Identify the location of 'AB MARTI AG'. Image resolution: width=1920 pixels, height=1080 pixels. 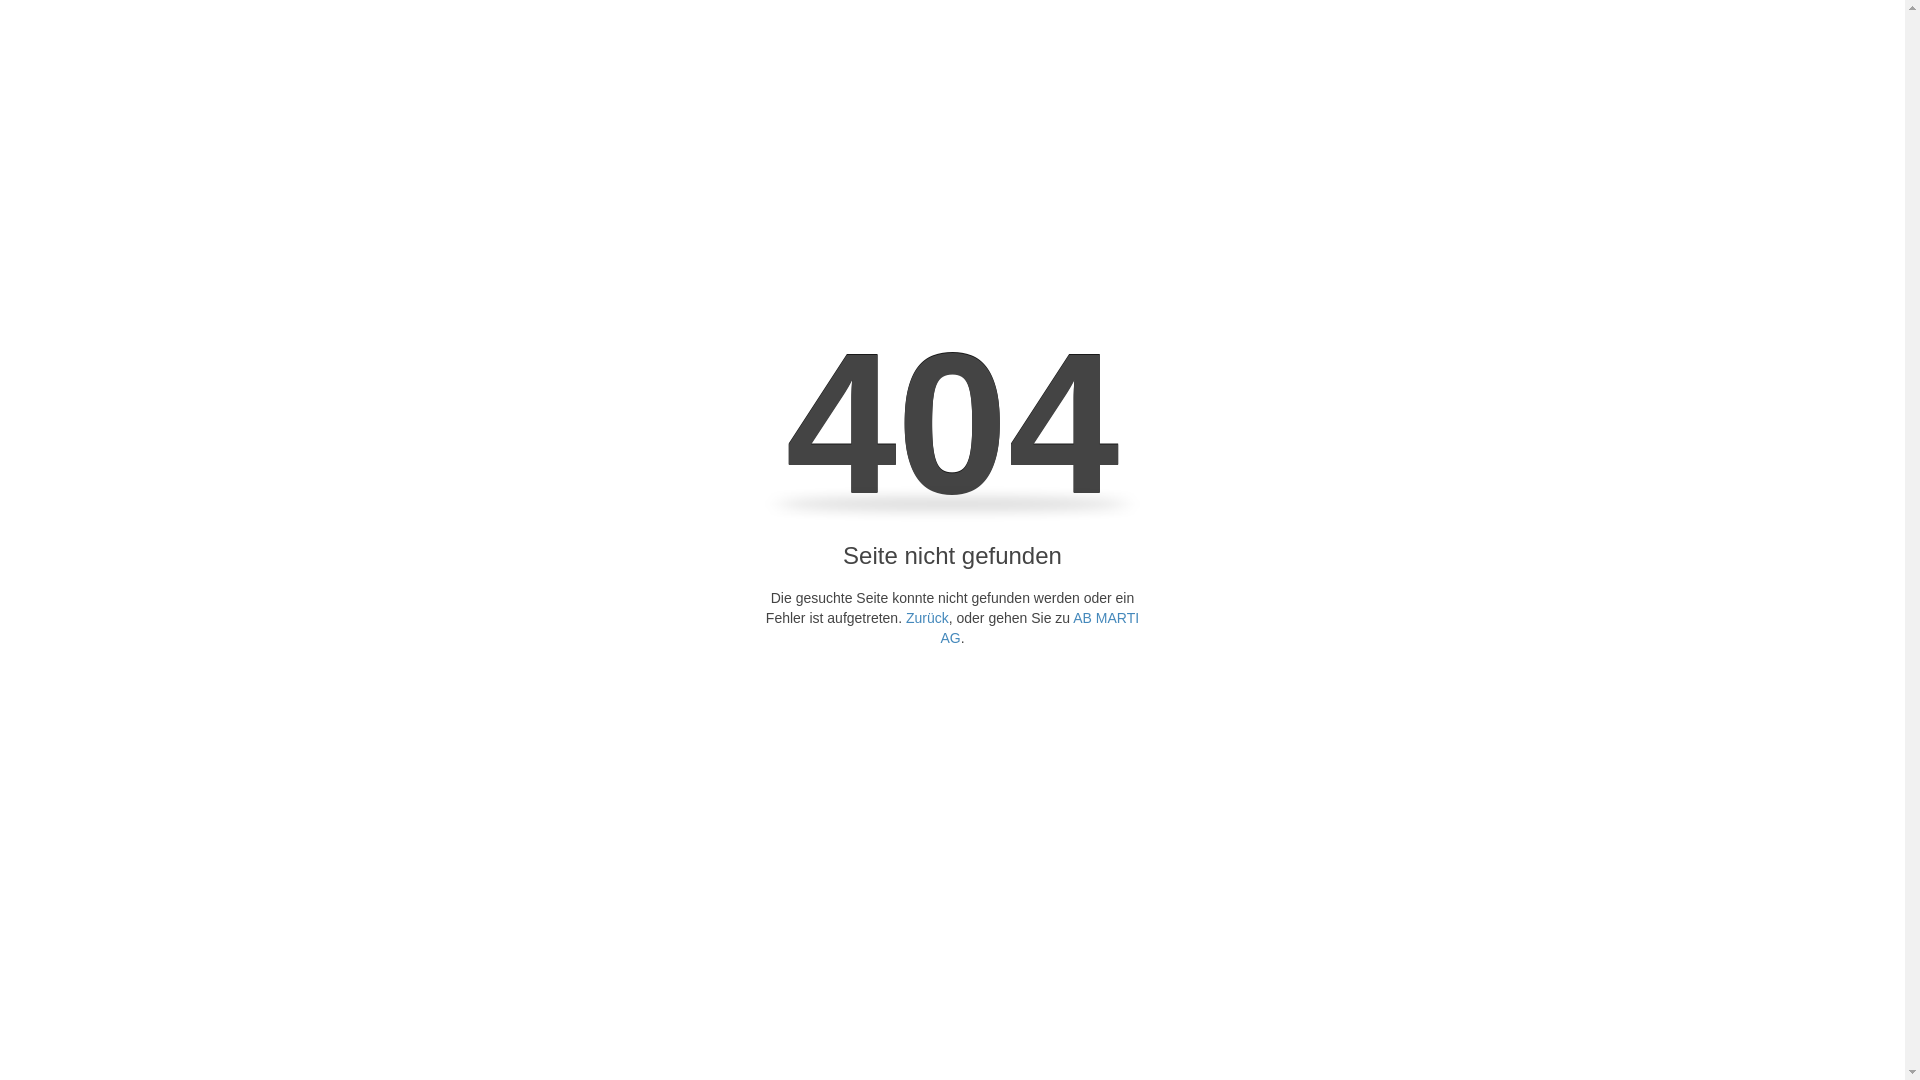
(1039, 627).